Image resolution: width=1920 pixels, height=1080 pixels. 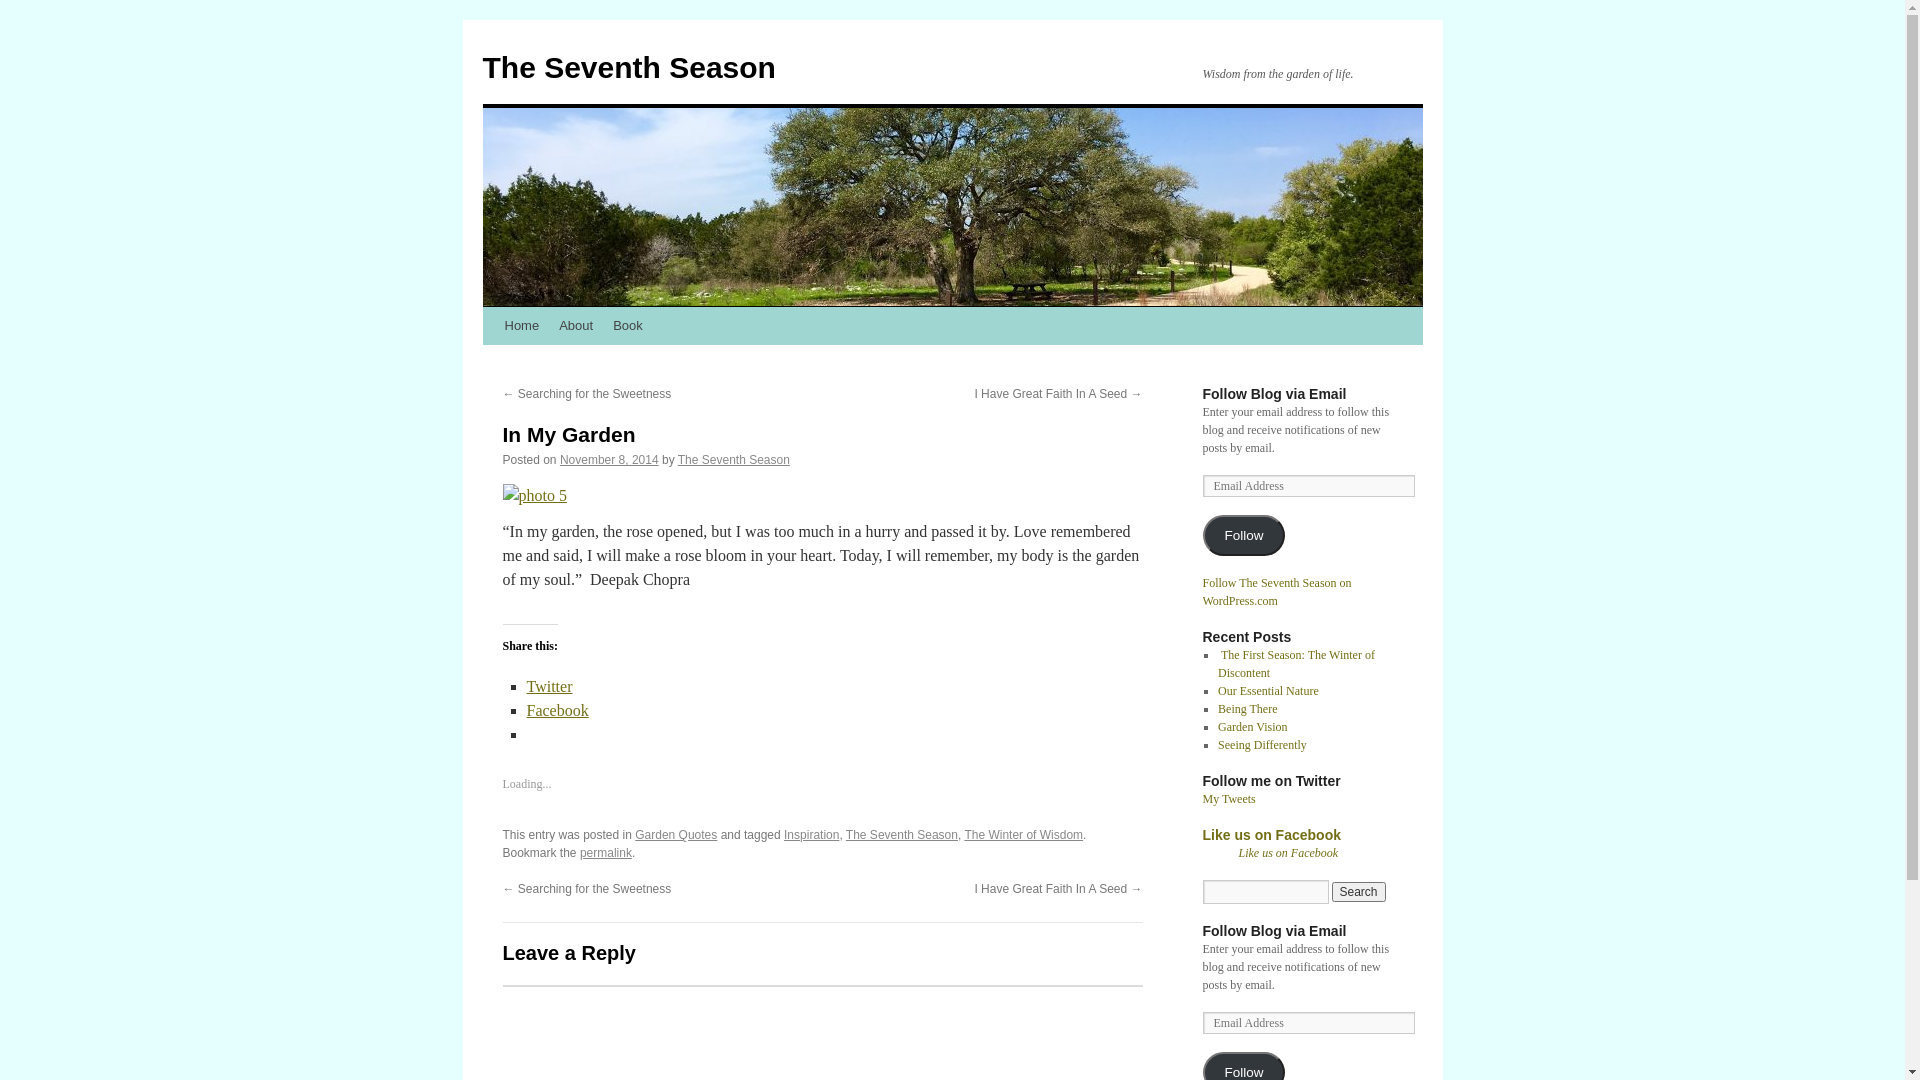 I want to click on 'About', so click(x=575, y=325).